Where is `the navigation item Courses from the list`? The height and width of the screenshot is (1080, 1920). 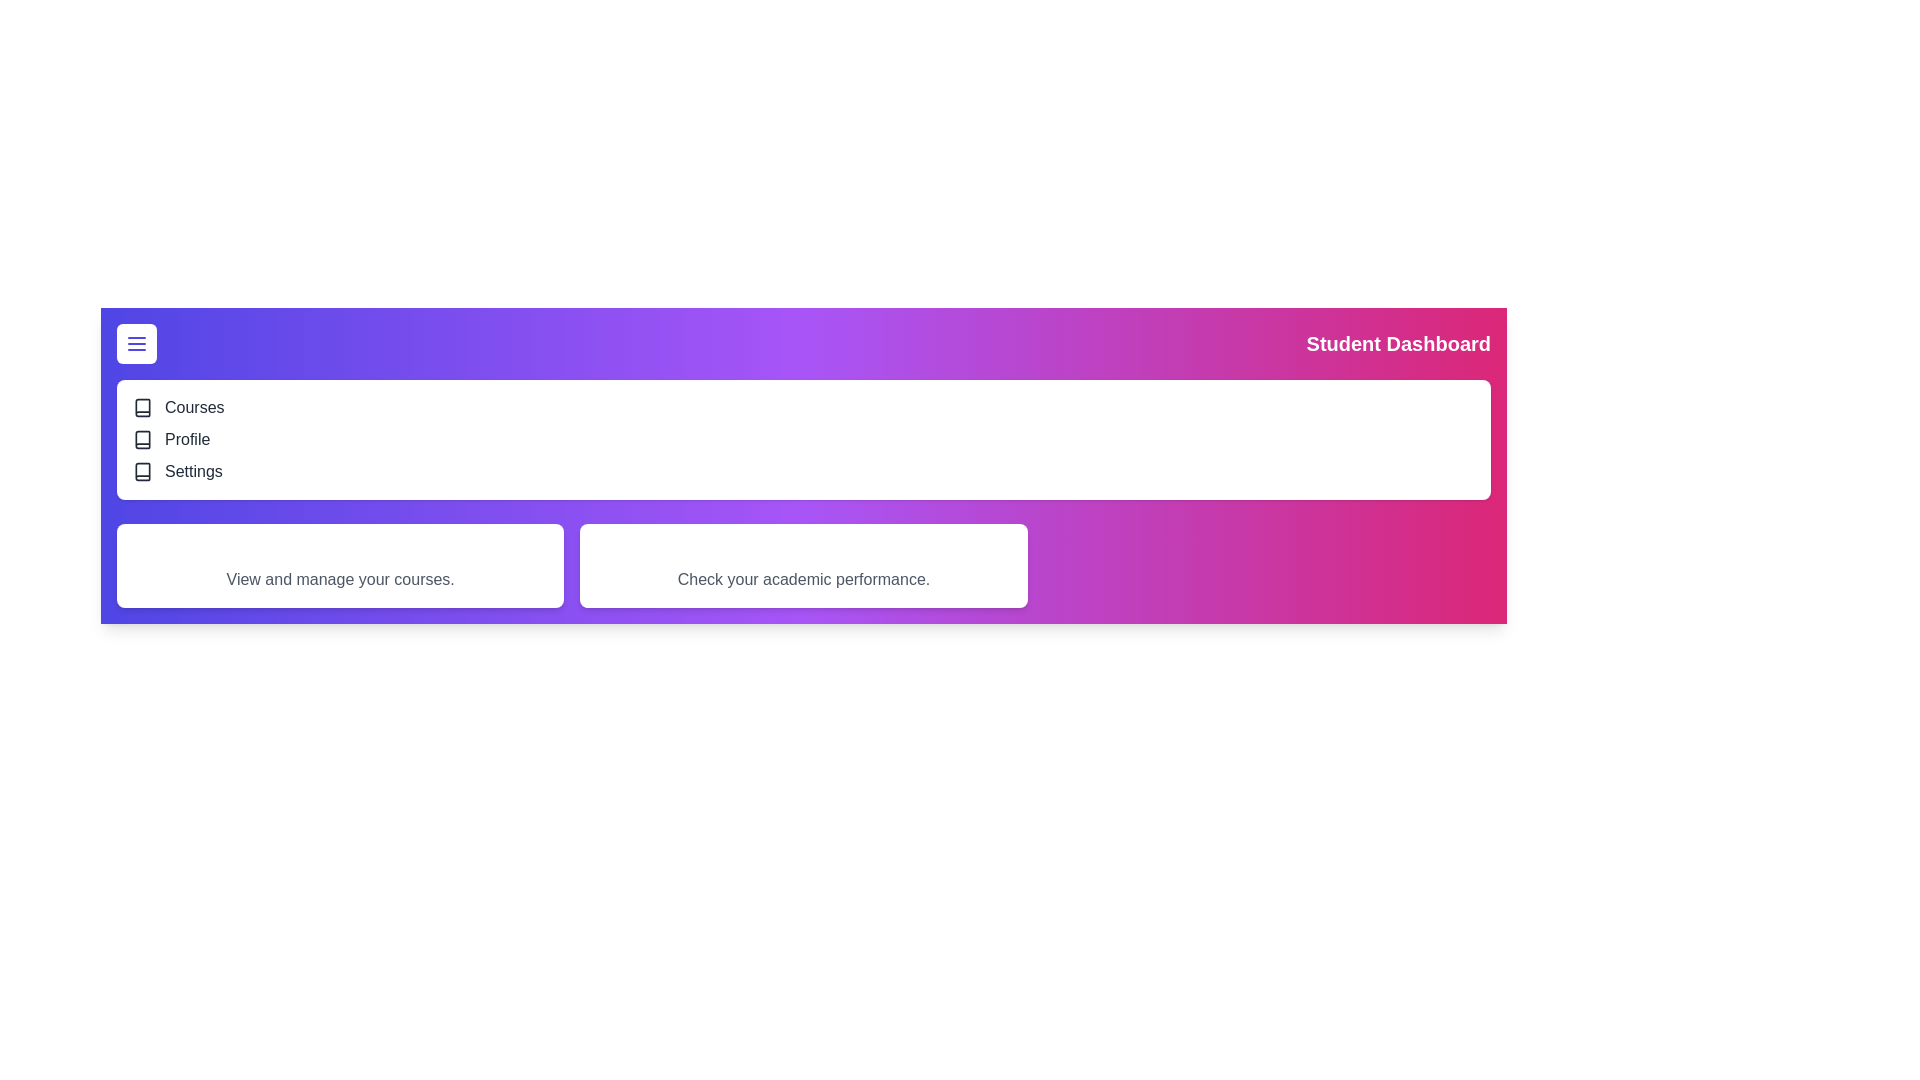 the navigation item Courses from the list is located at coordinates (148, 400).